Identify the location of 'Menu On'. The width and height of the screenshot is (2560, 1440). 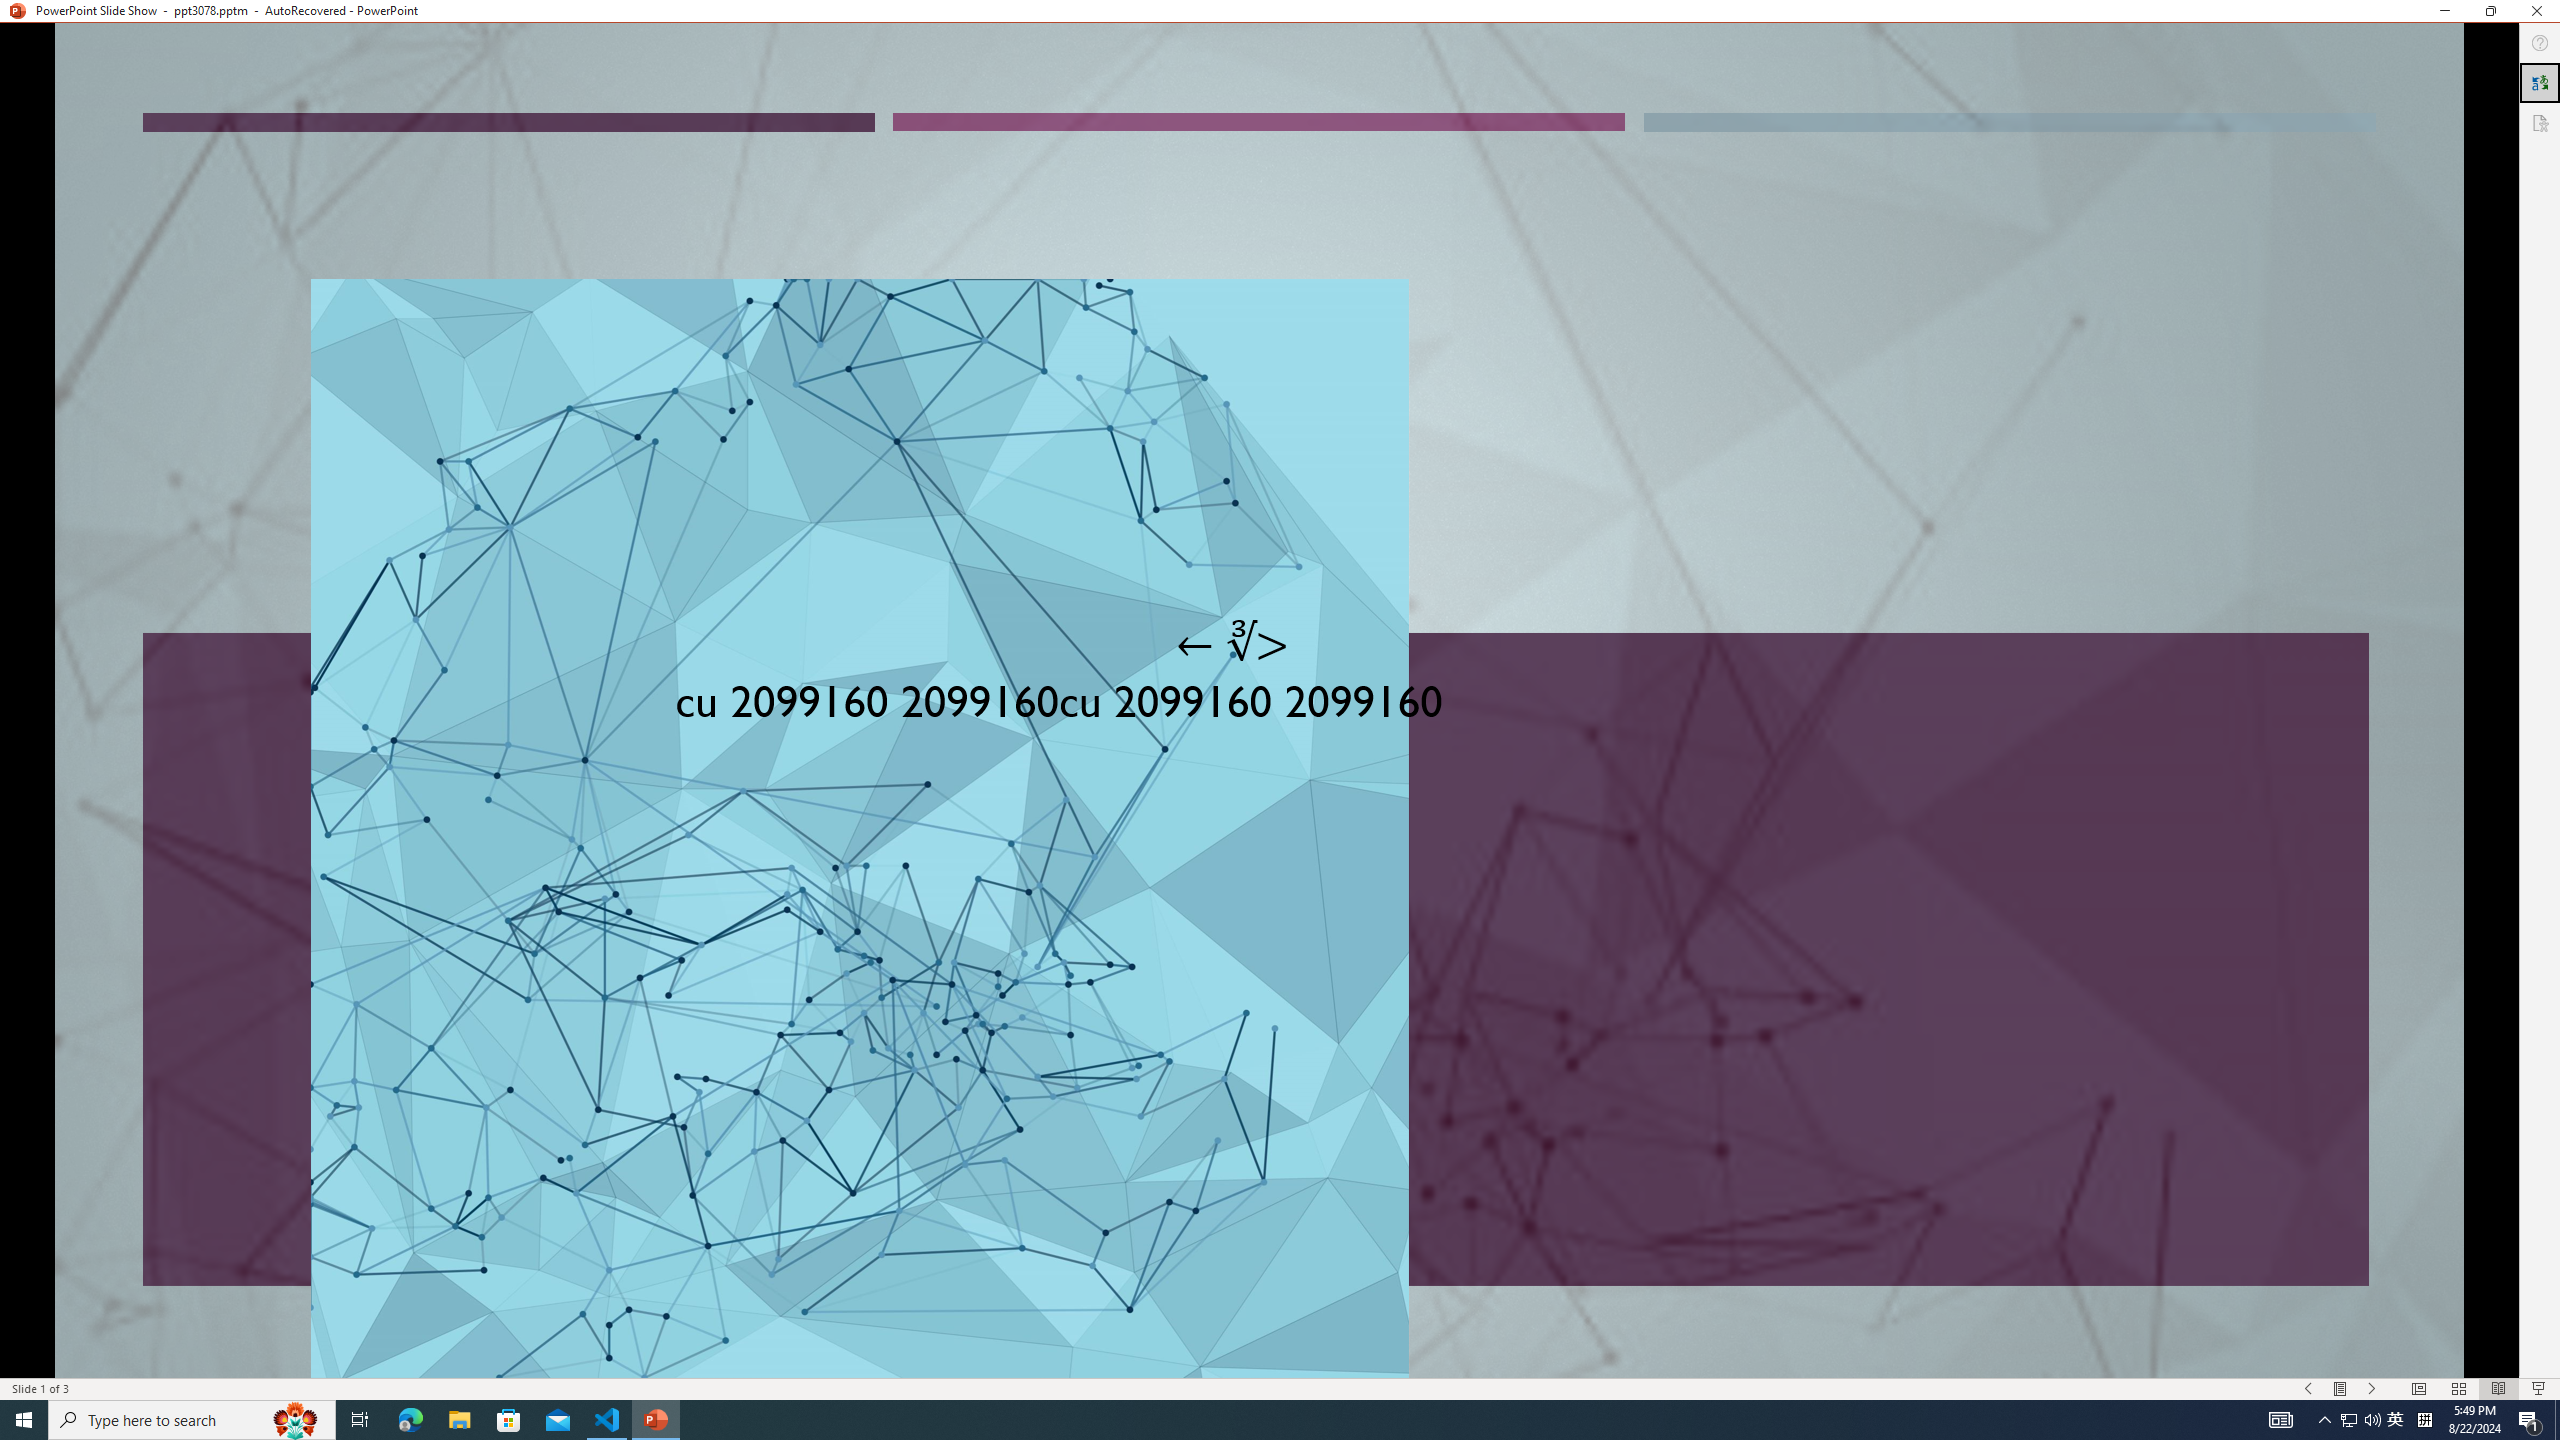
(2340, 1389).